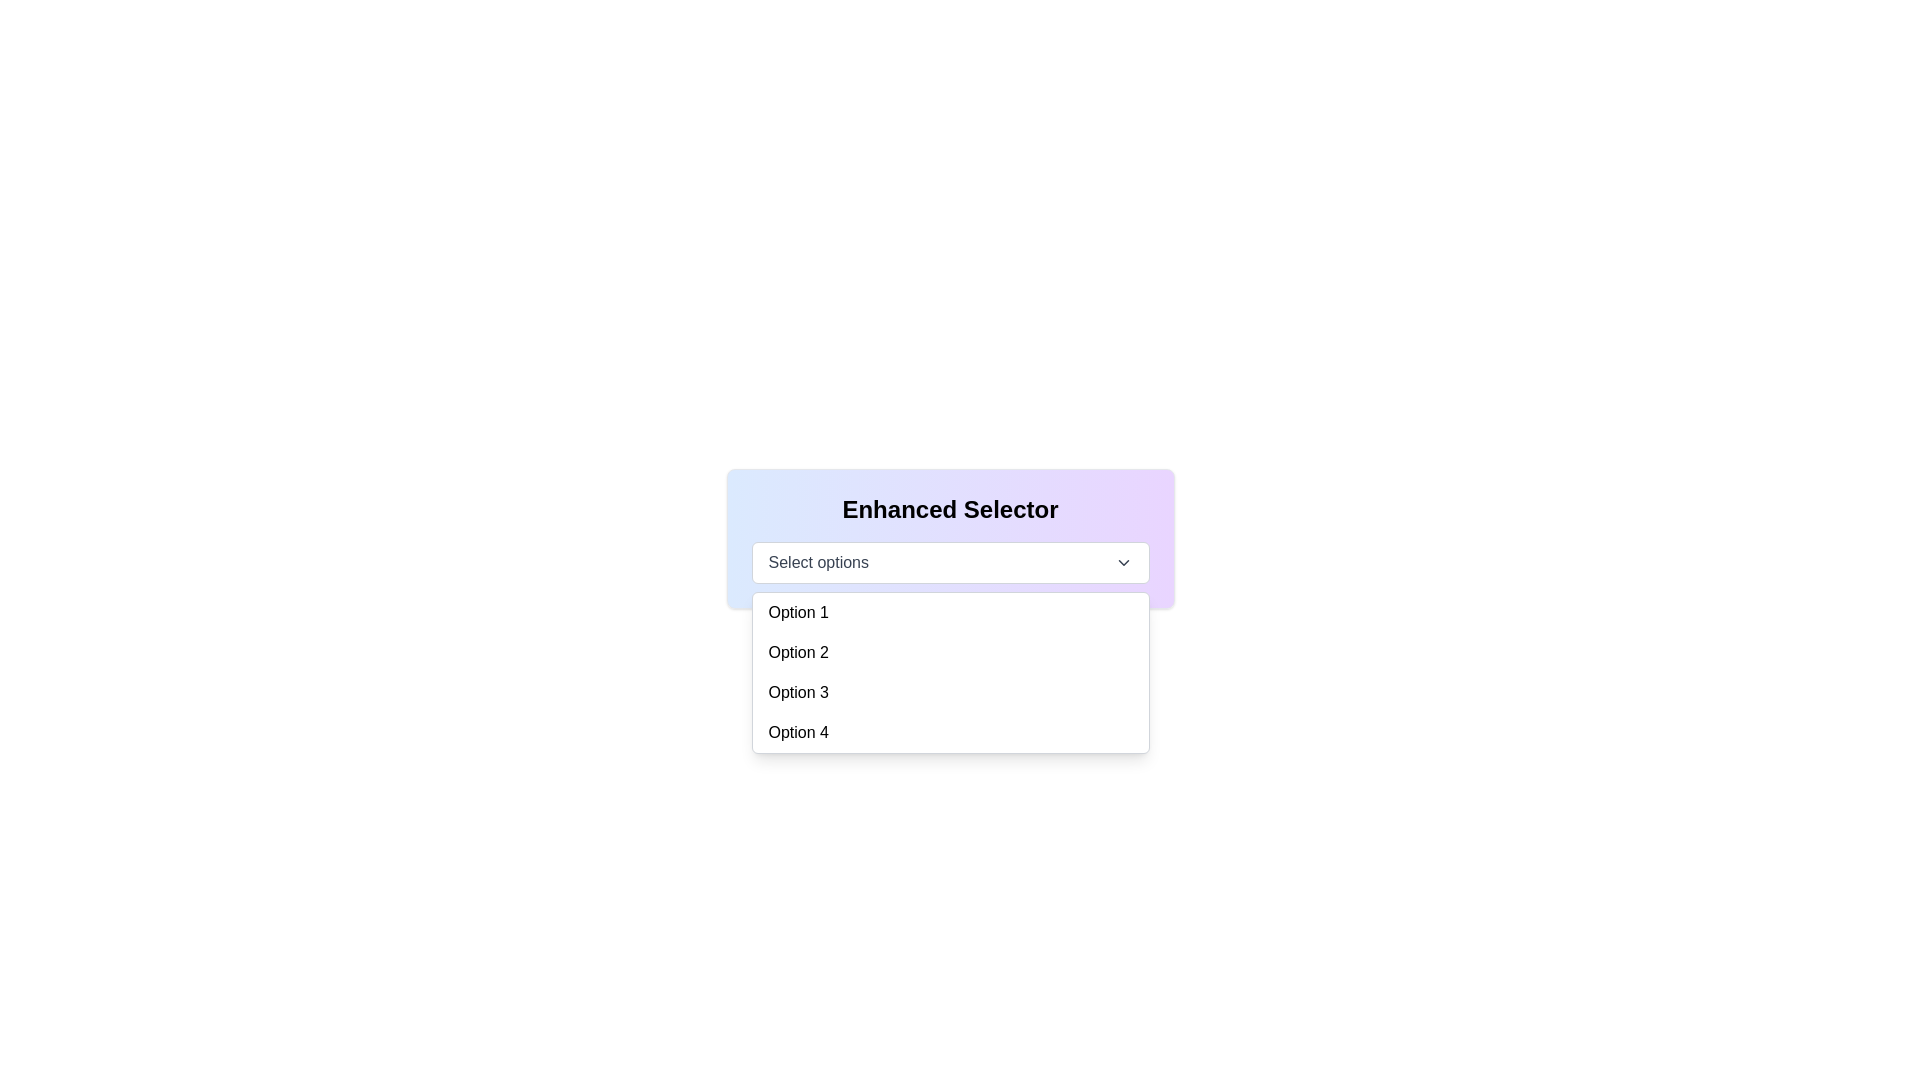  Describe the element at coordinates (1123, 563) in the screenshot. I see `the downward chevron arrow icon located to the right of the 'Select options' button` at that location.